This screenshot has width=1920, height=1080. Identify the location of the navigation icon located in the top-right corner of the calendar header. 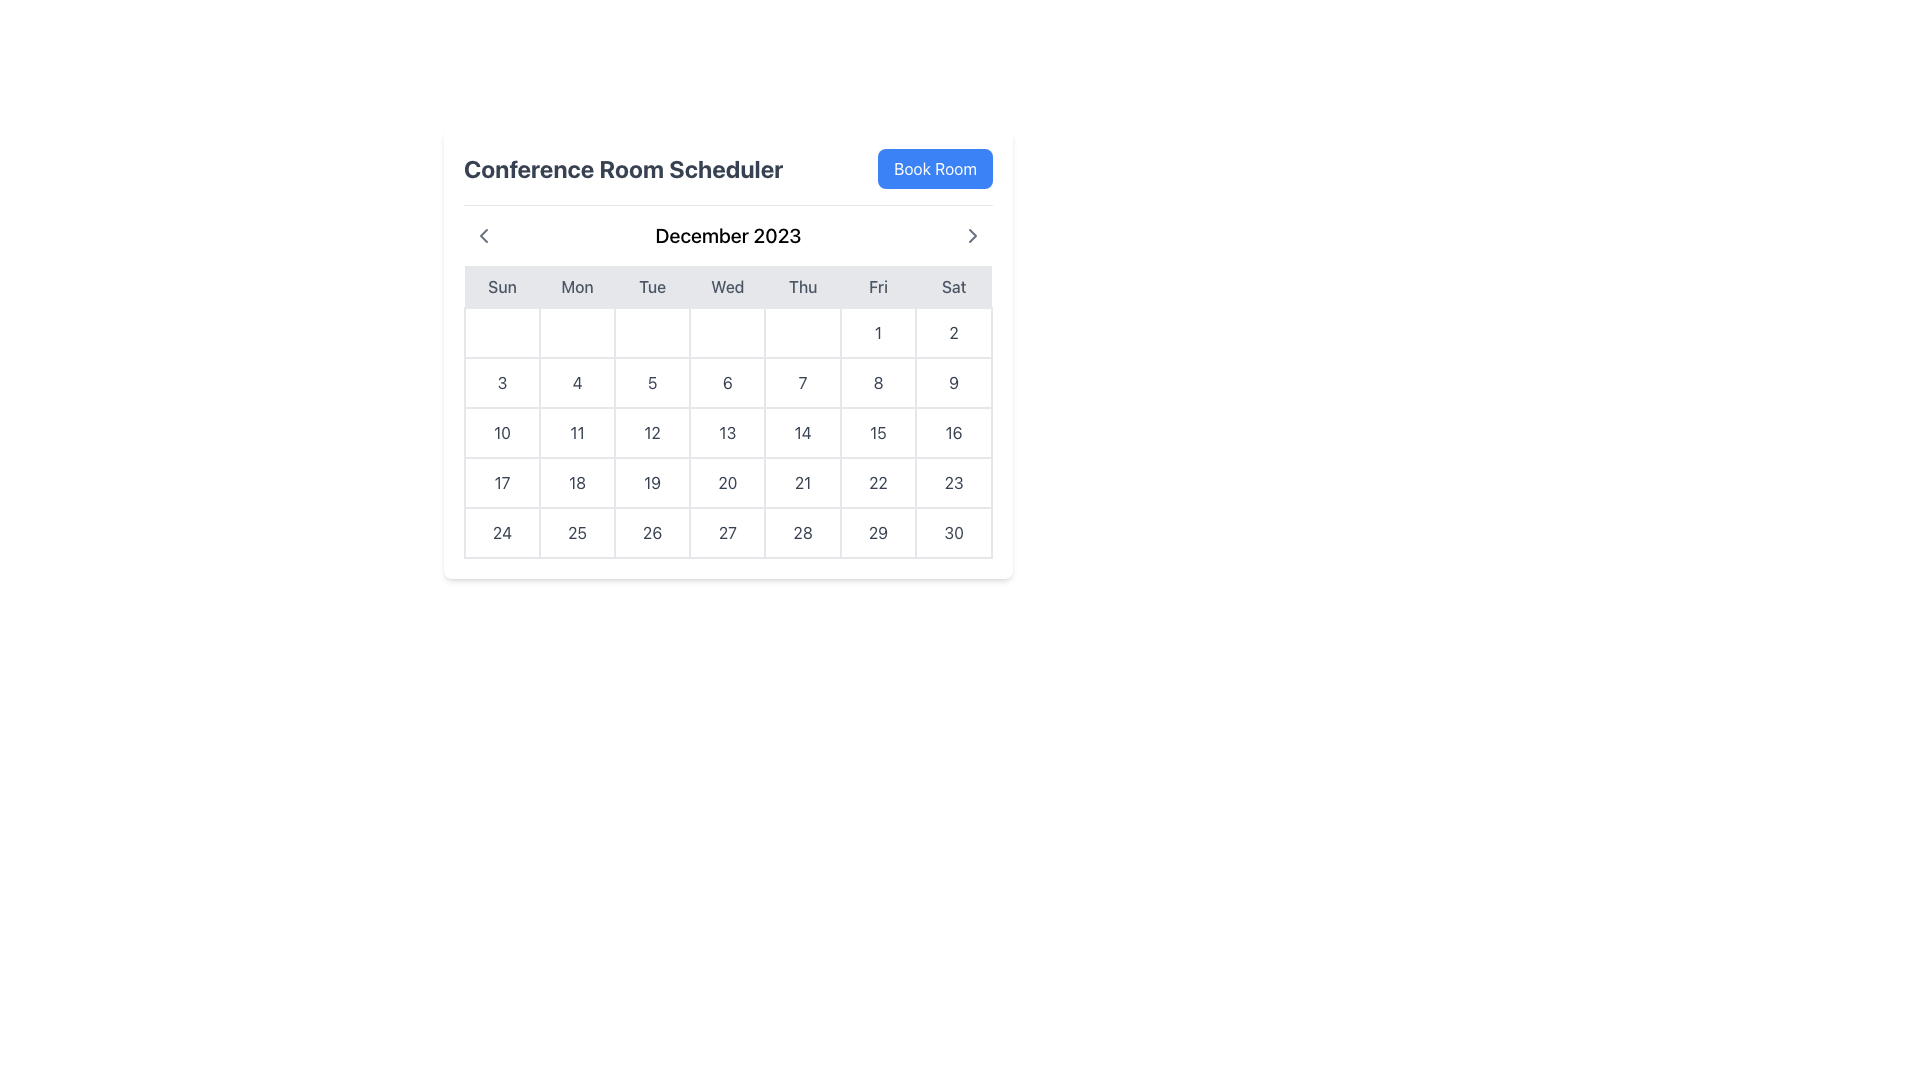
(973, 234).